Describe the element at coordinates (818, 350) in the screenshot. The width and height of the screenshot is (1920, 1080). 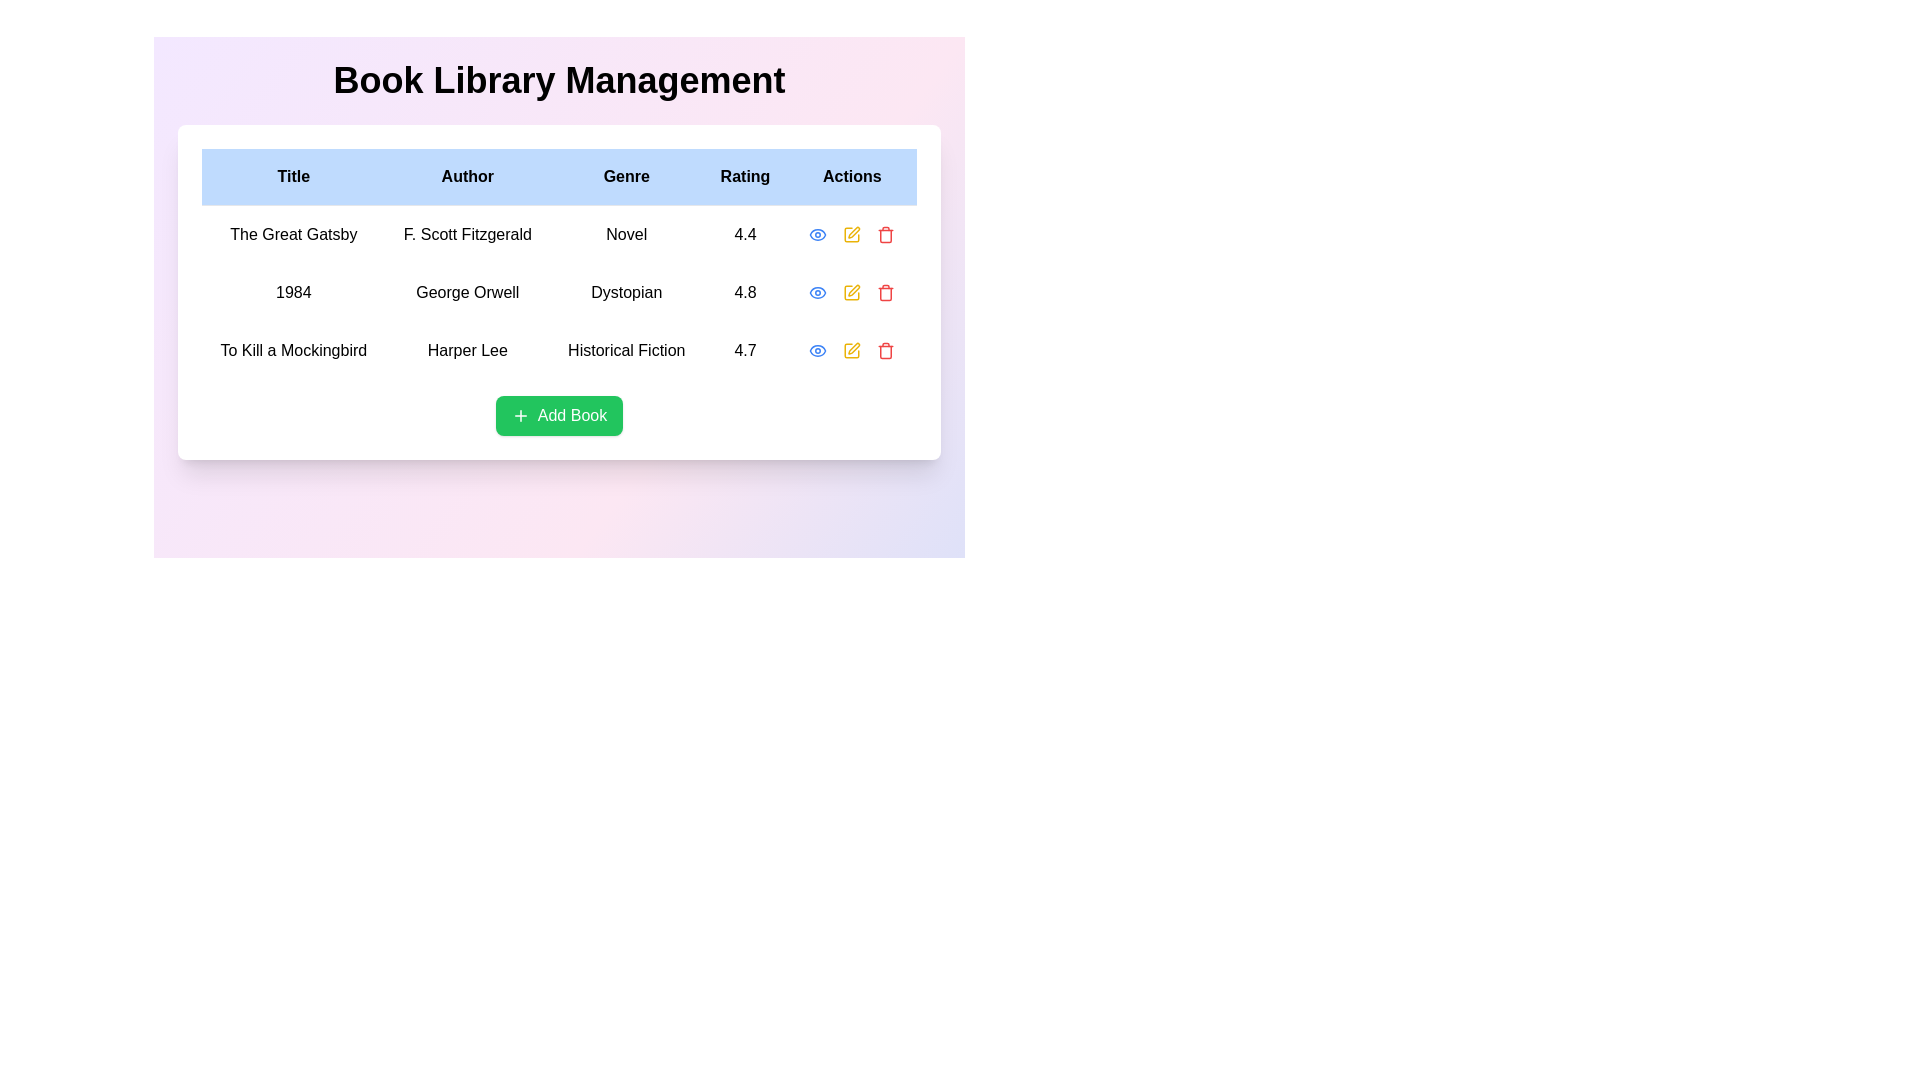
I see `the eye-shaped icon button with a blue outline in the Actions column of the third row` at that location.